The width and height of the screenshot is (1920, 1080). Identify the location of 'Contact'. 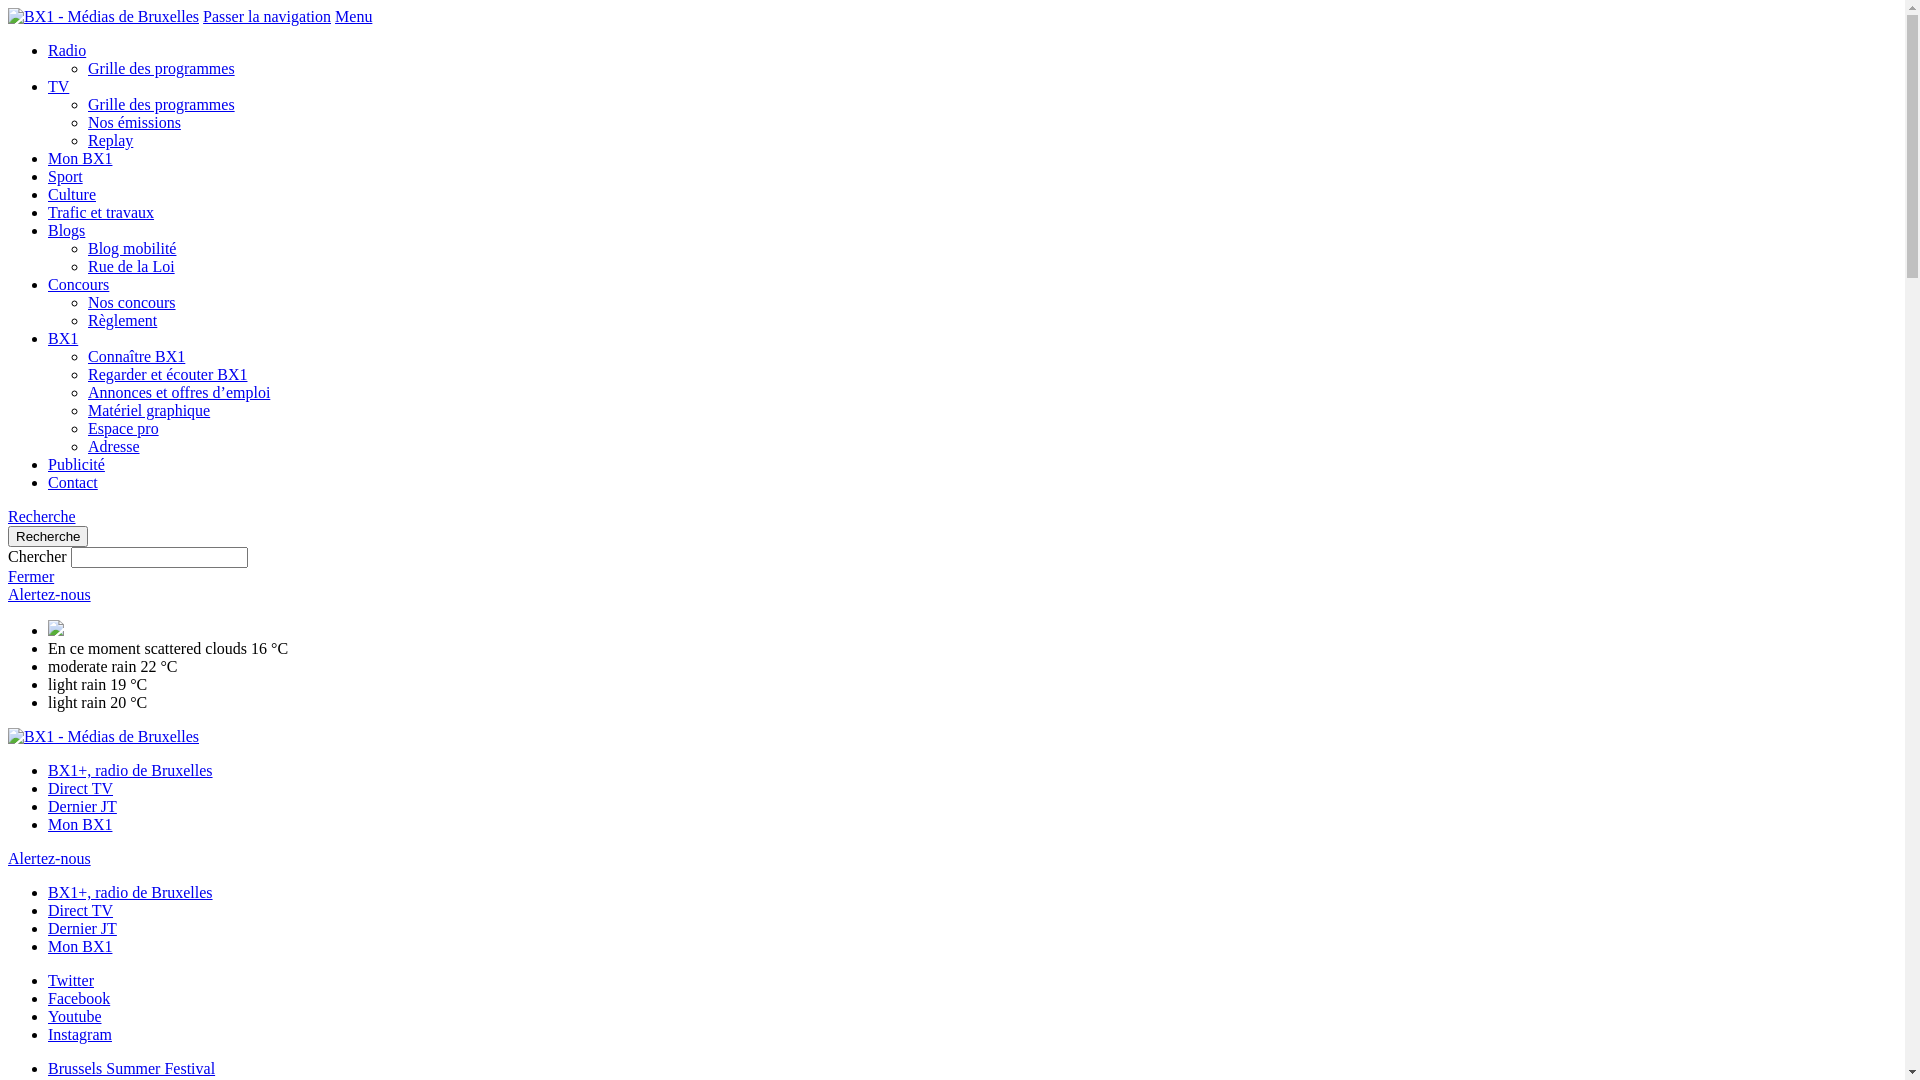
(48, 482).